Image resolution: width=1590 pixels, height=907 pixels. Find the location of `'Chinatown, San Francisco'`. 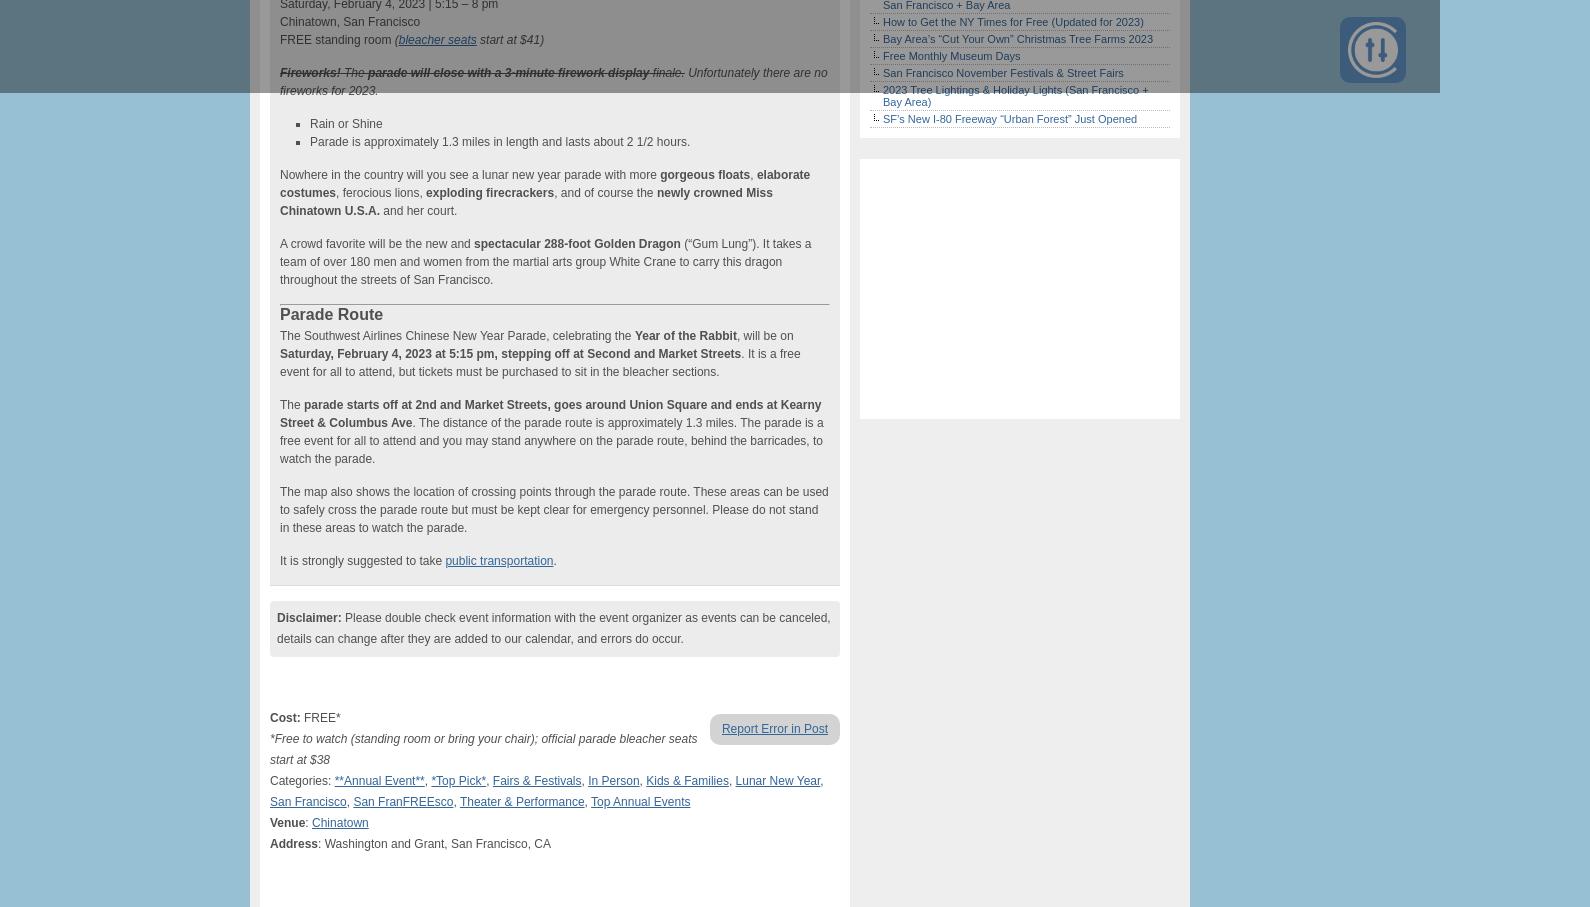

'Chinatown, San Francisco' is located at coordinates (349, 21).